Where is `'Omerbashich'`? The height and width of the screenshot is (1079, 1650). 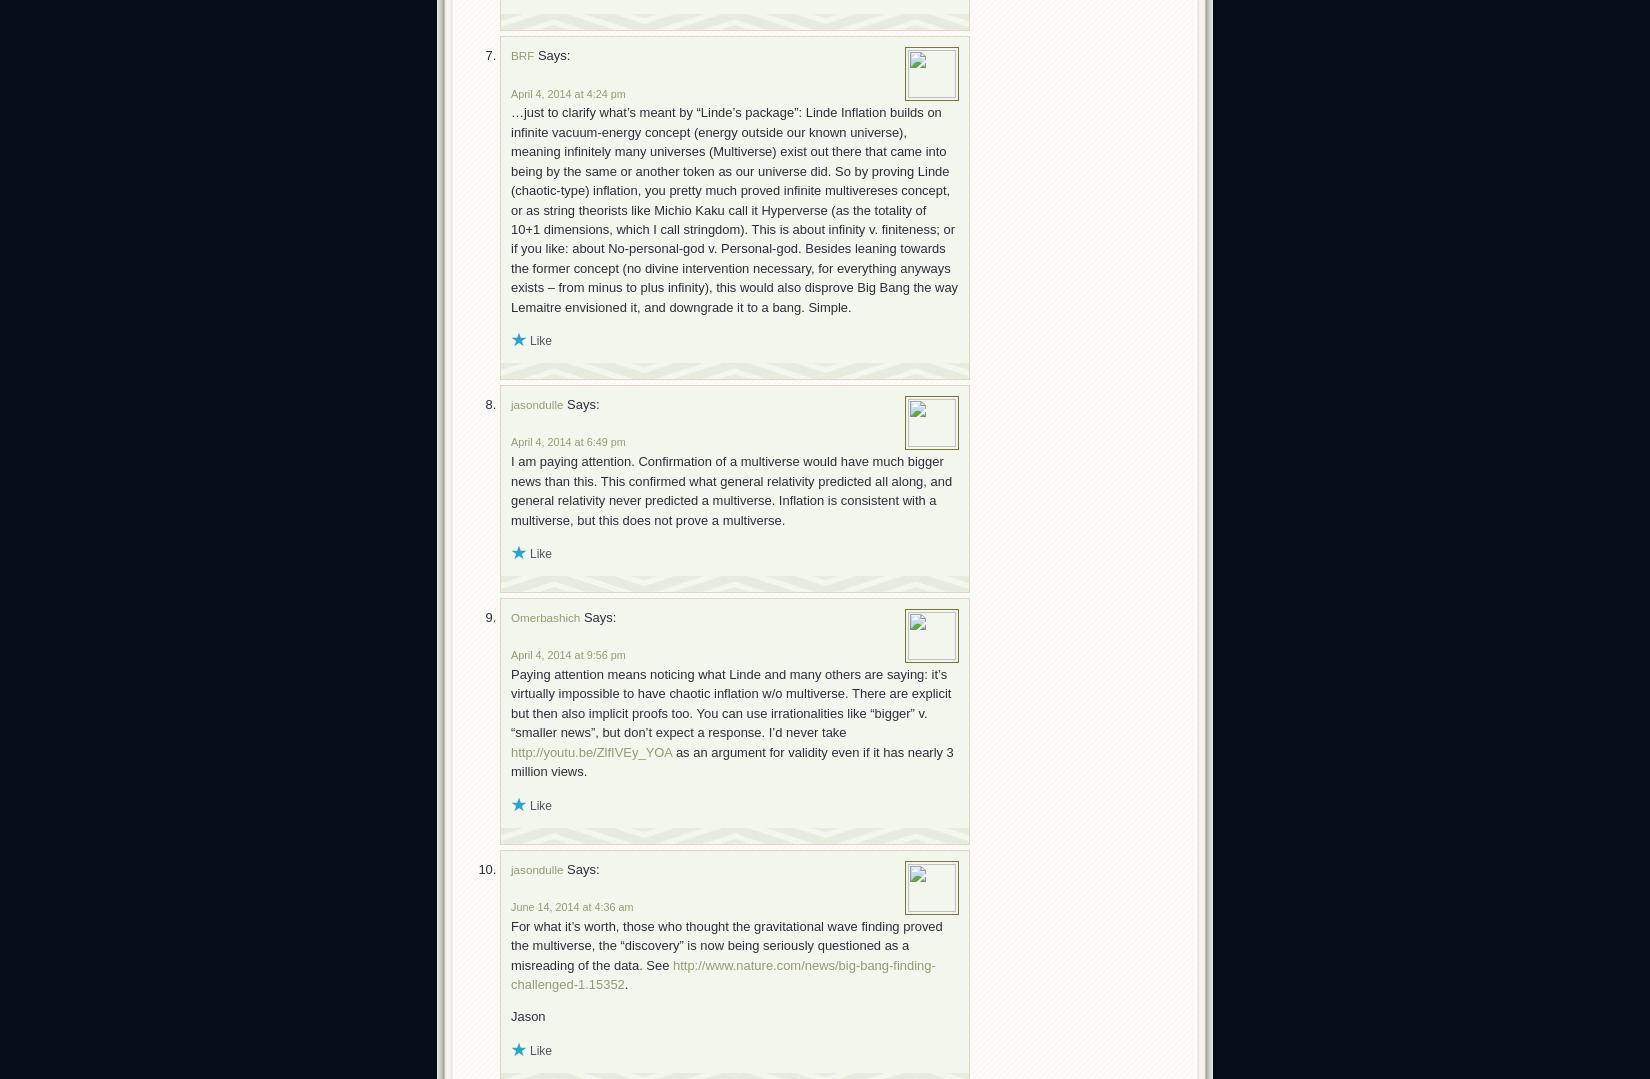
'Omerbashich' is located at coordinates (544, 616).